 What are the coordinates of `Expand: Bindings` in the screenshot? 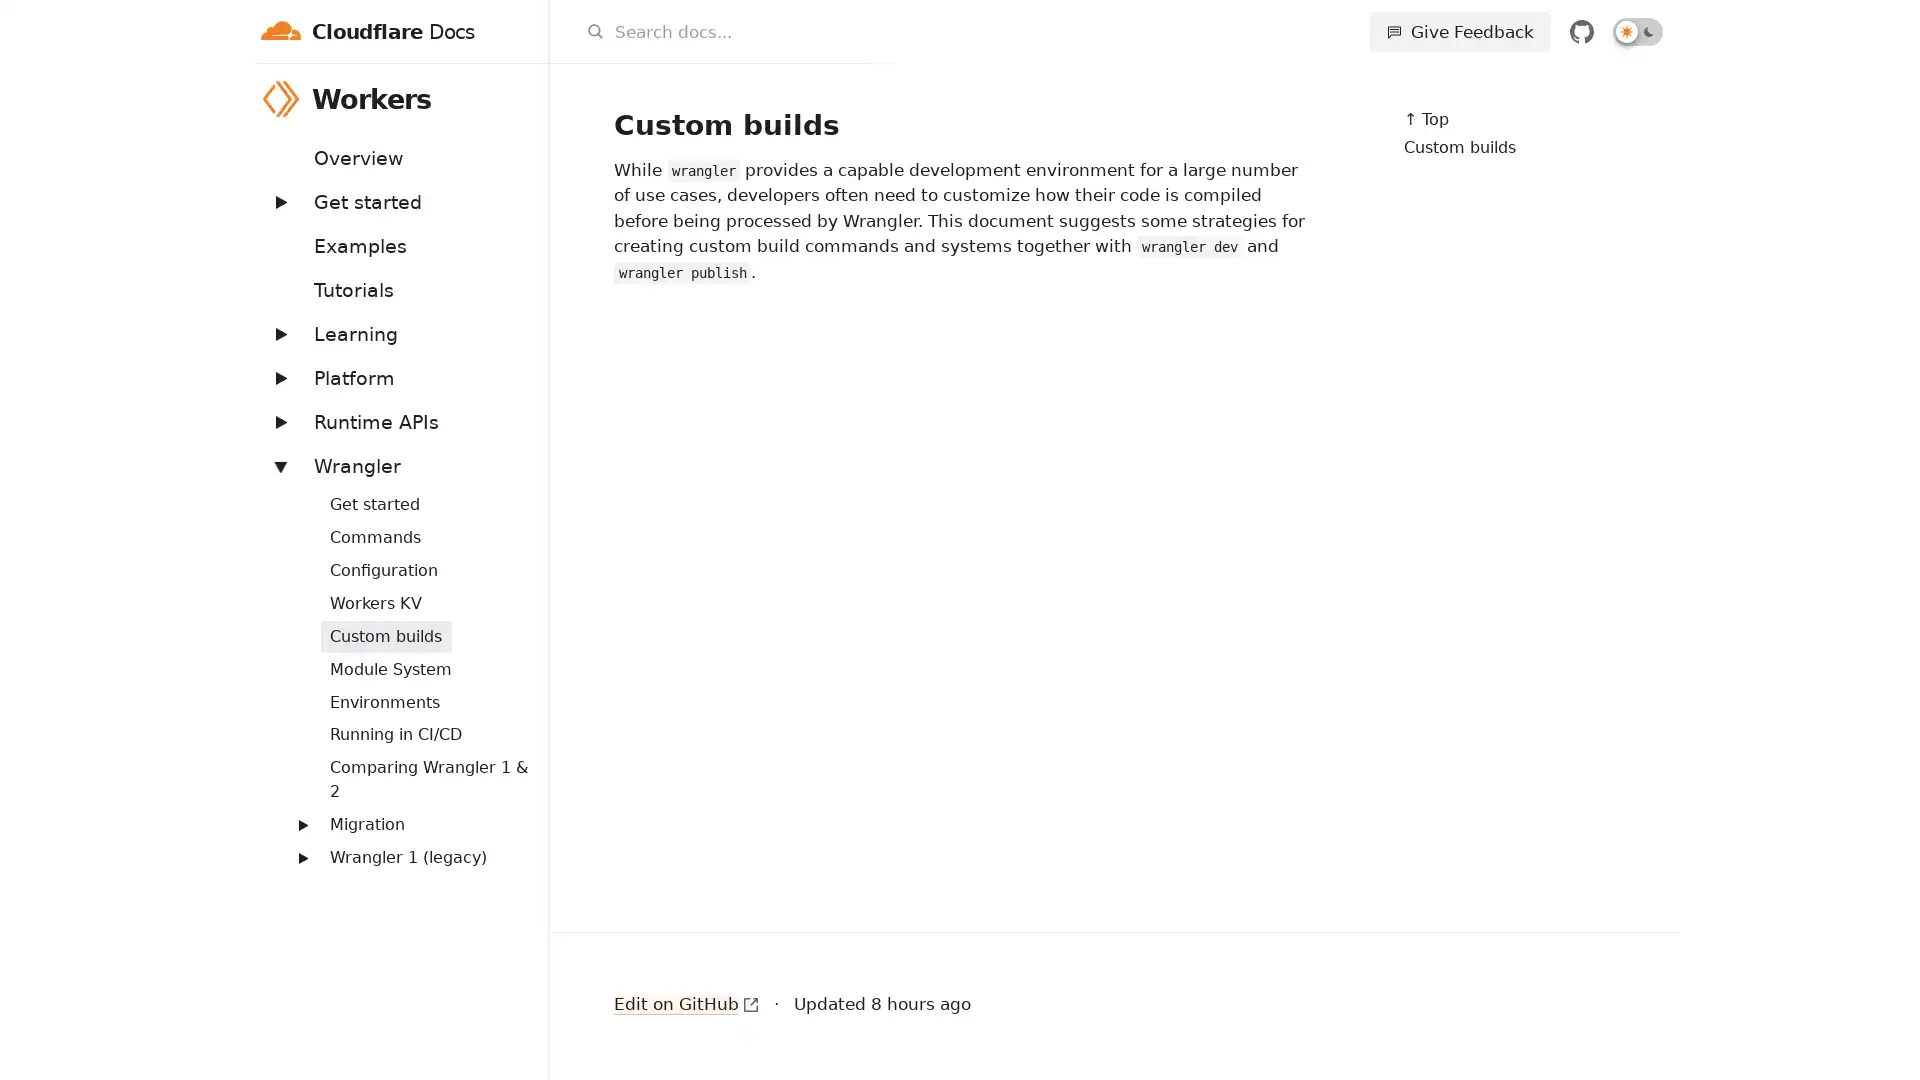 It's located at (291, 447).